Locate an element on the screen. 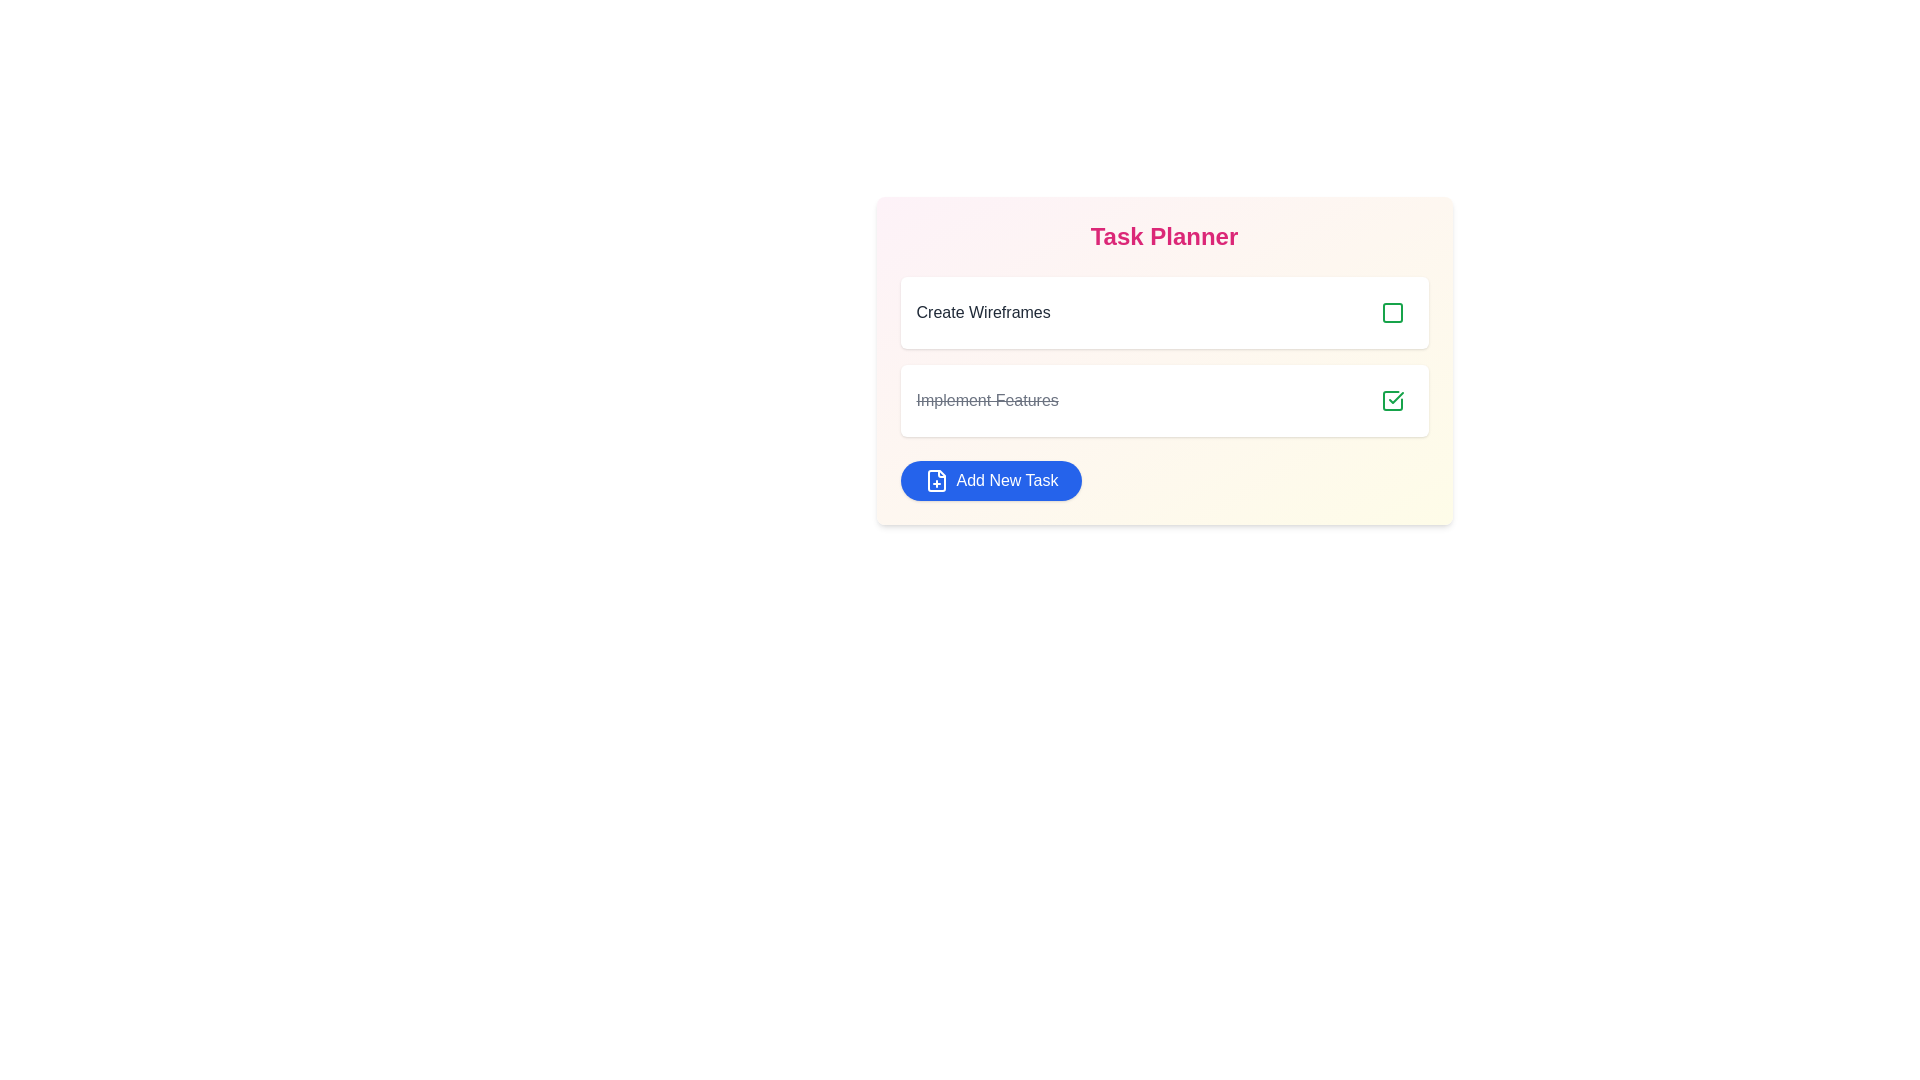 The width and height of the screenshot is (1920, 1080). the inner square component of the SVG icon representing the delete action for the task 'Create Wireframes' is located at coordinates (1391, 312).